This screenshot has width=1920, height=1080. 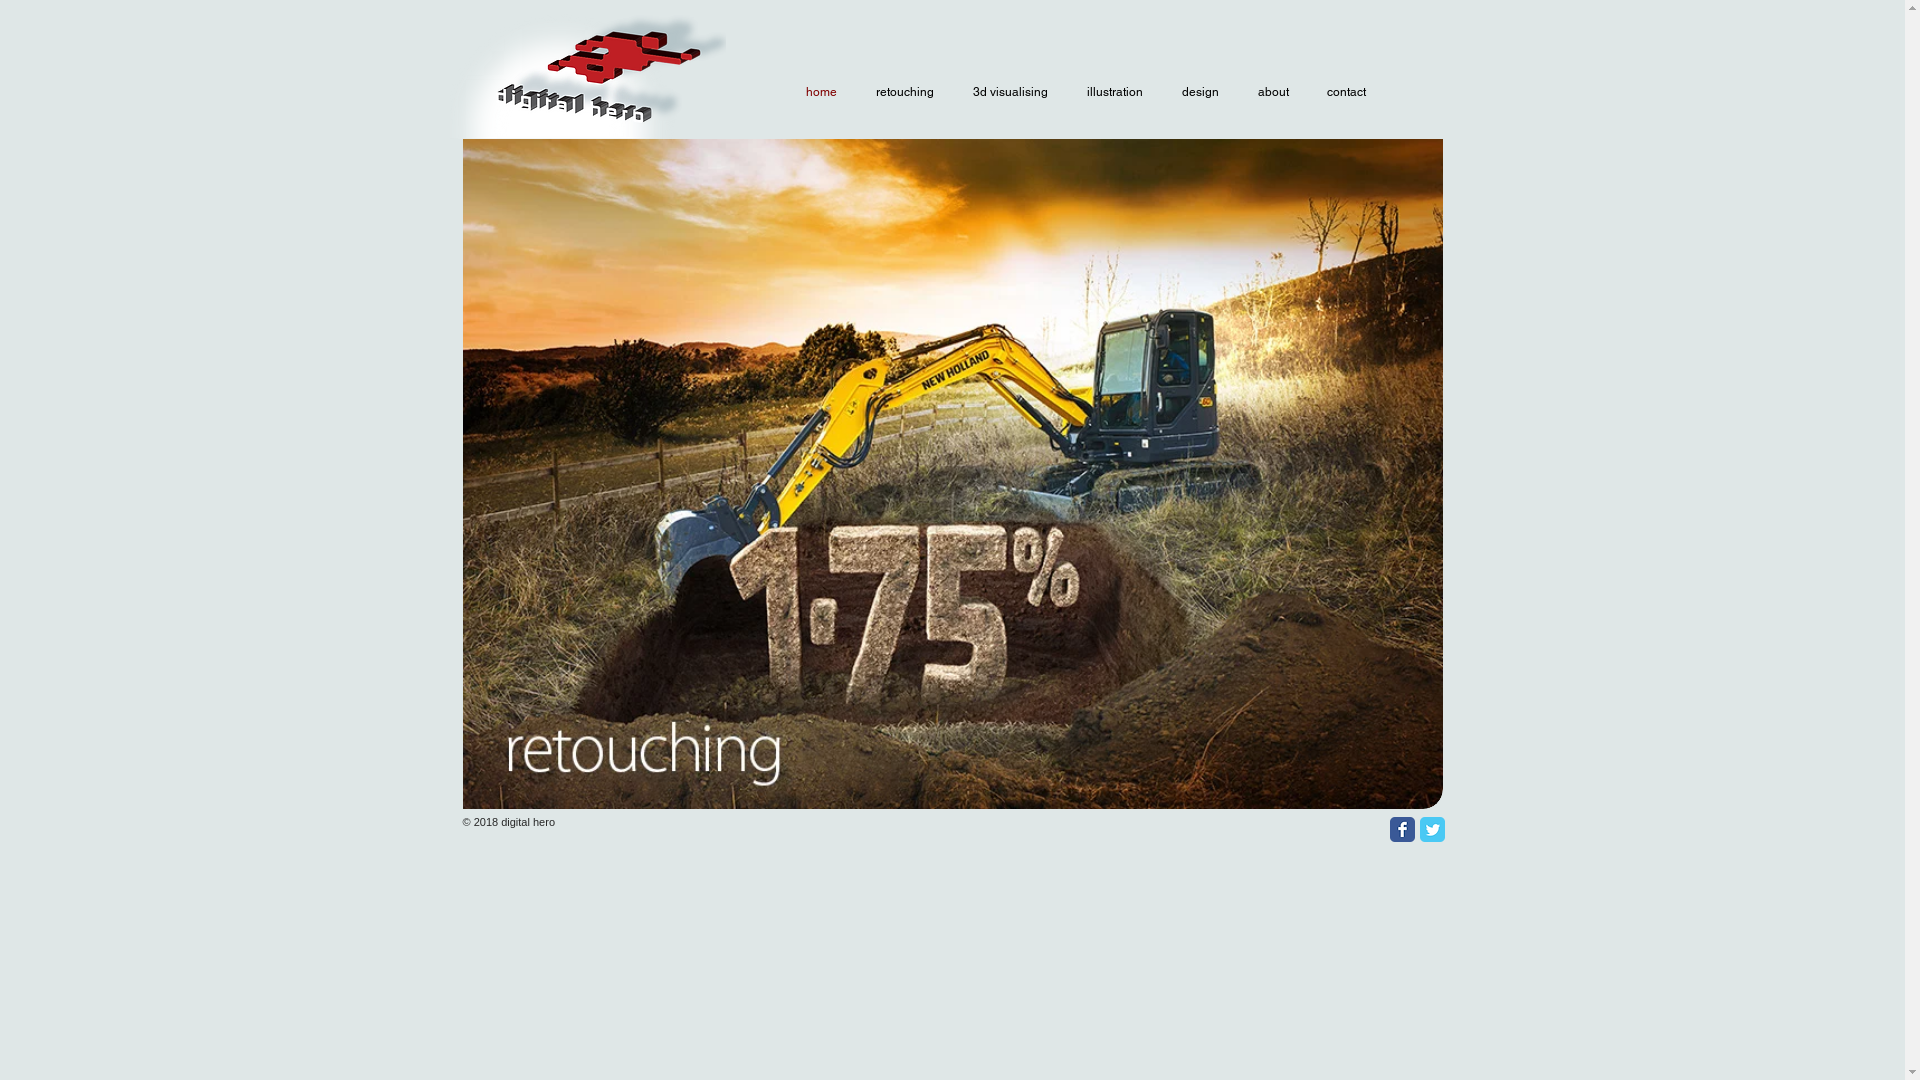 I want to click on 'design', so click(x=1198, y=92).